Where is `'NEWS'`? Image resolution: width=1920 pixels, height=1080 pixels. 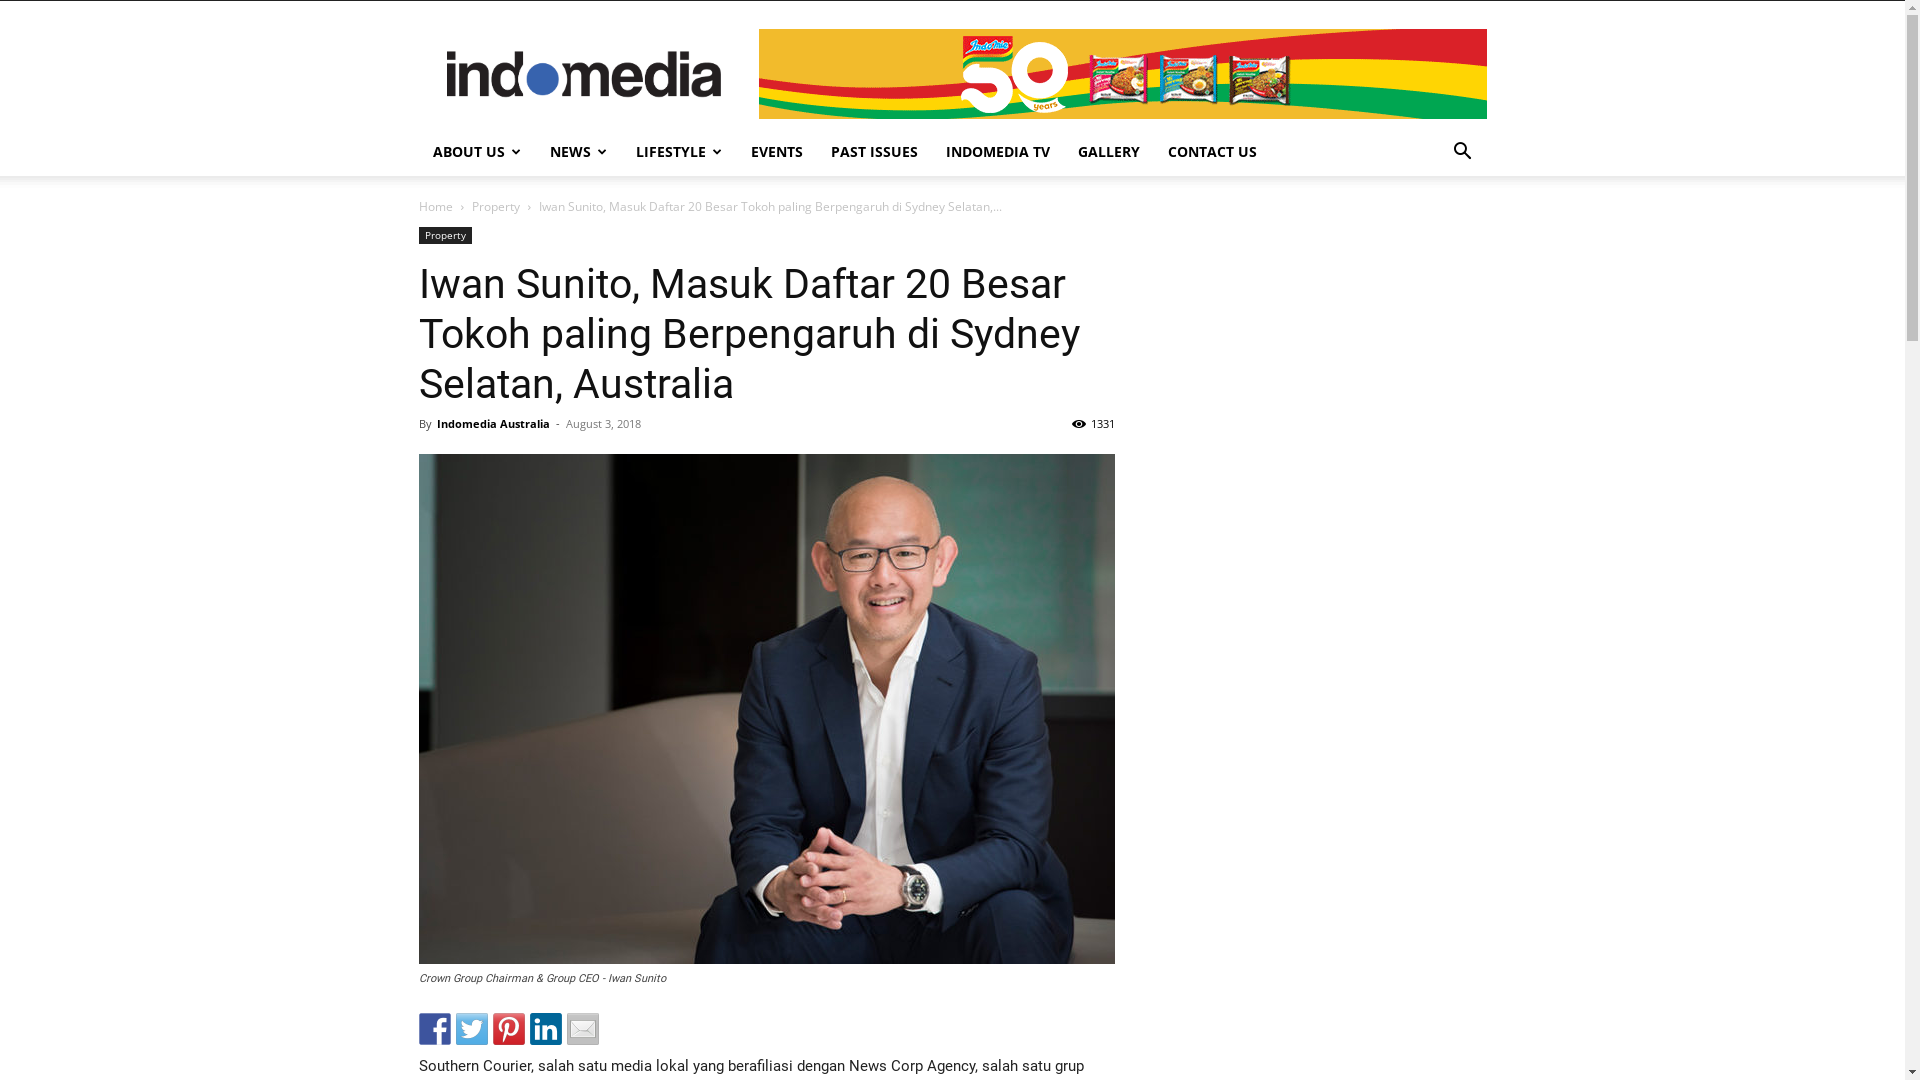 'NEWS' is located at coordinates (578, 150).